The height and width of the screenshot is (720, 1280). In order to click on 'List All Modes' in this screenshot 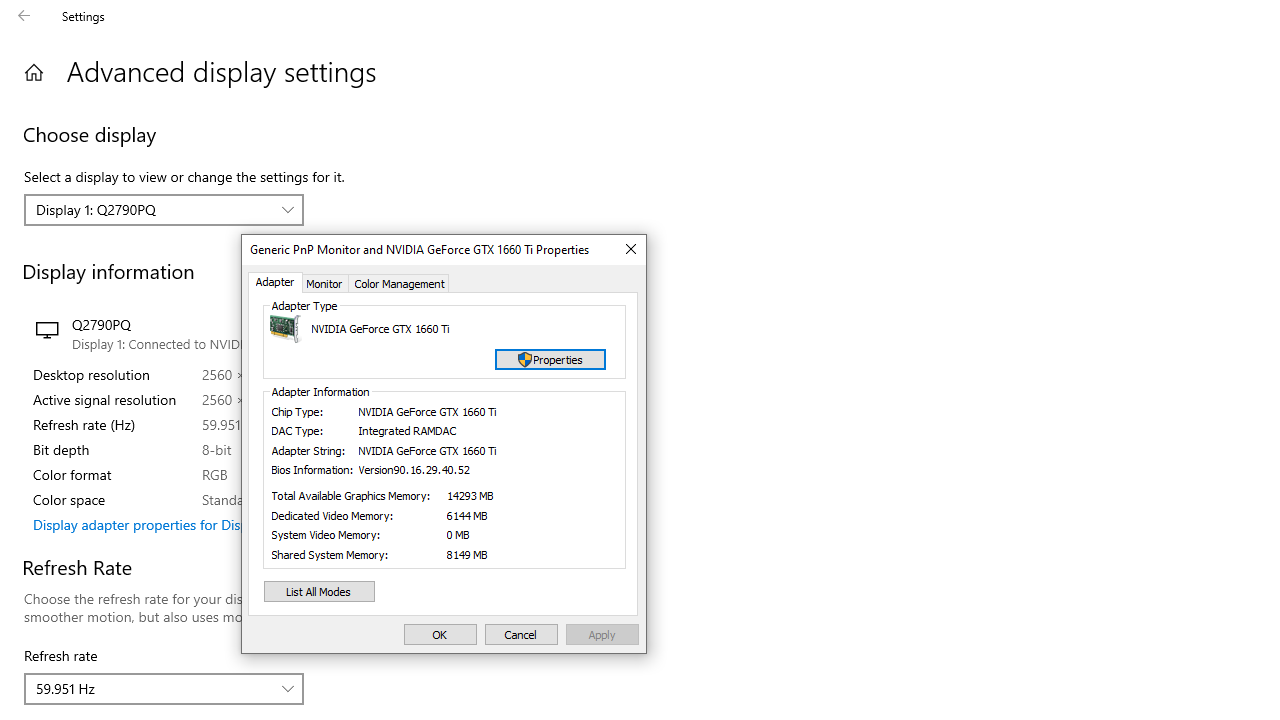, I will do `click(318, 590)`.